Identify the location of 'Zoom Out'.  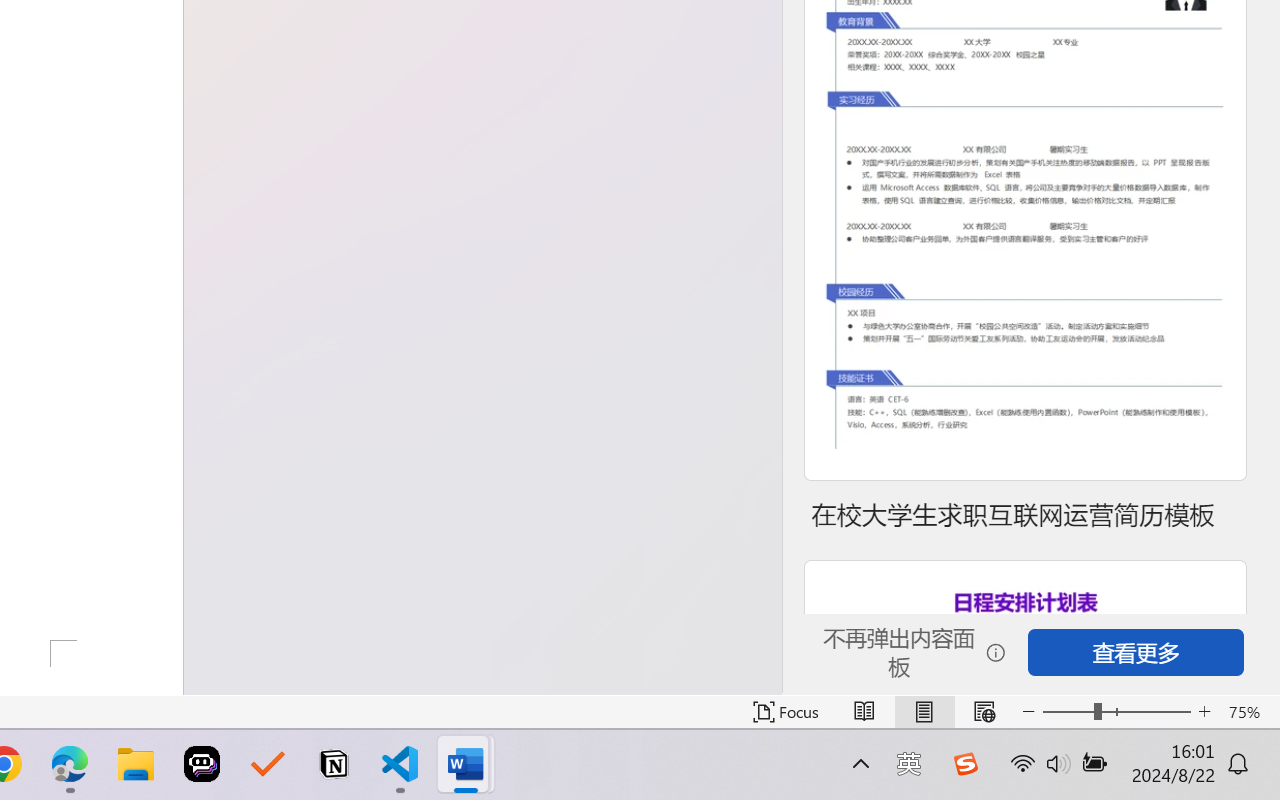
(1067, 711).